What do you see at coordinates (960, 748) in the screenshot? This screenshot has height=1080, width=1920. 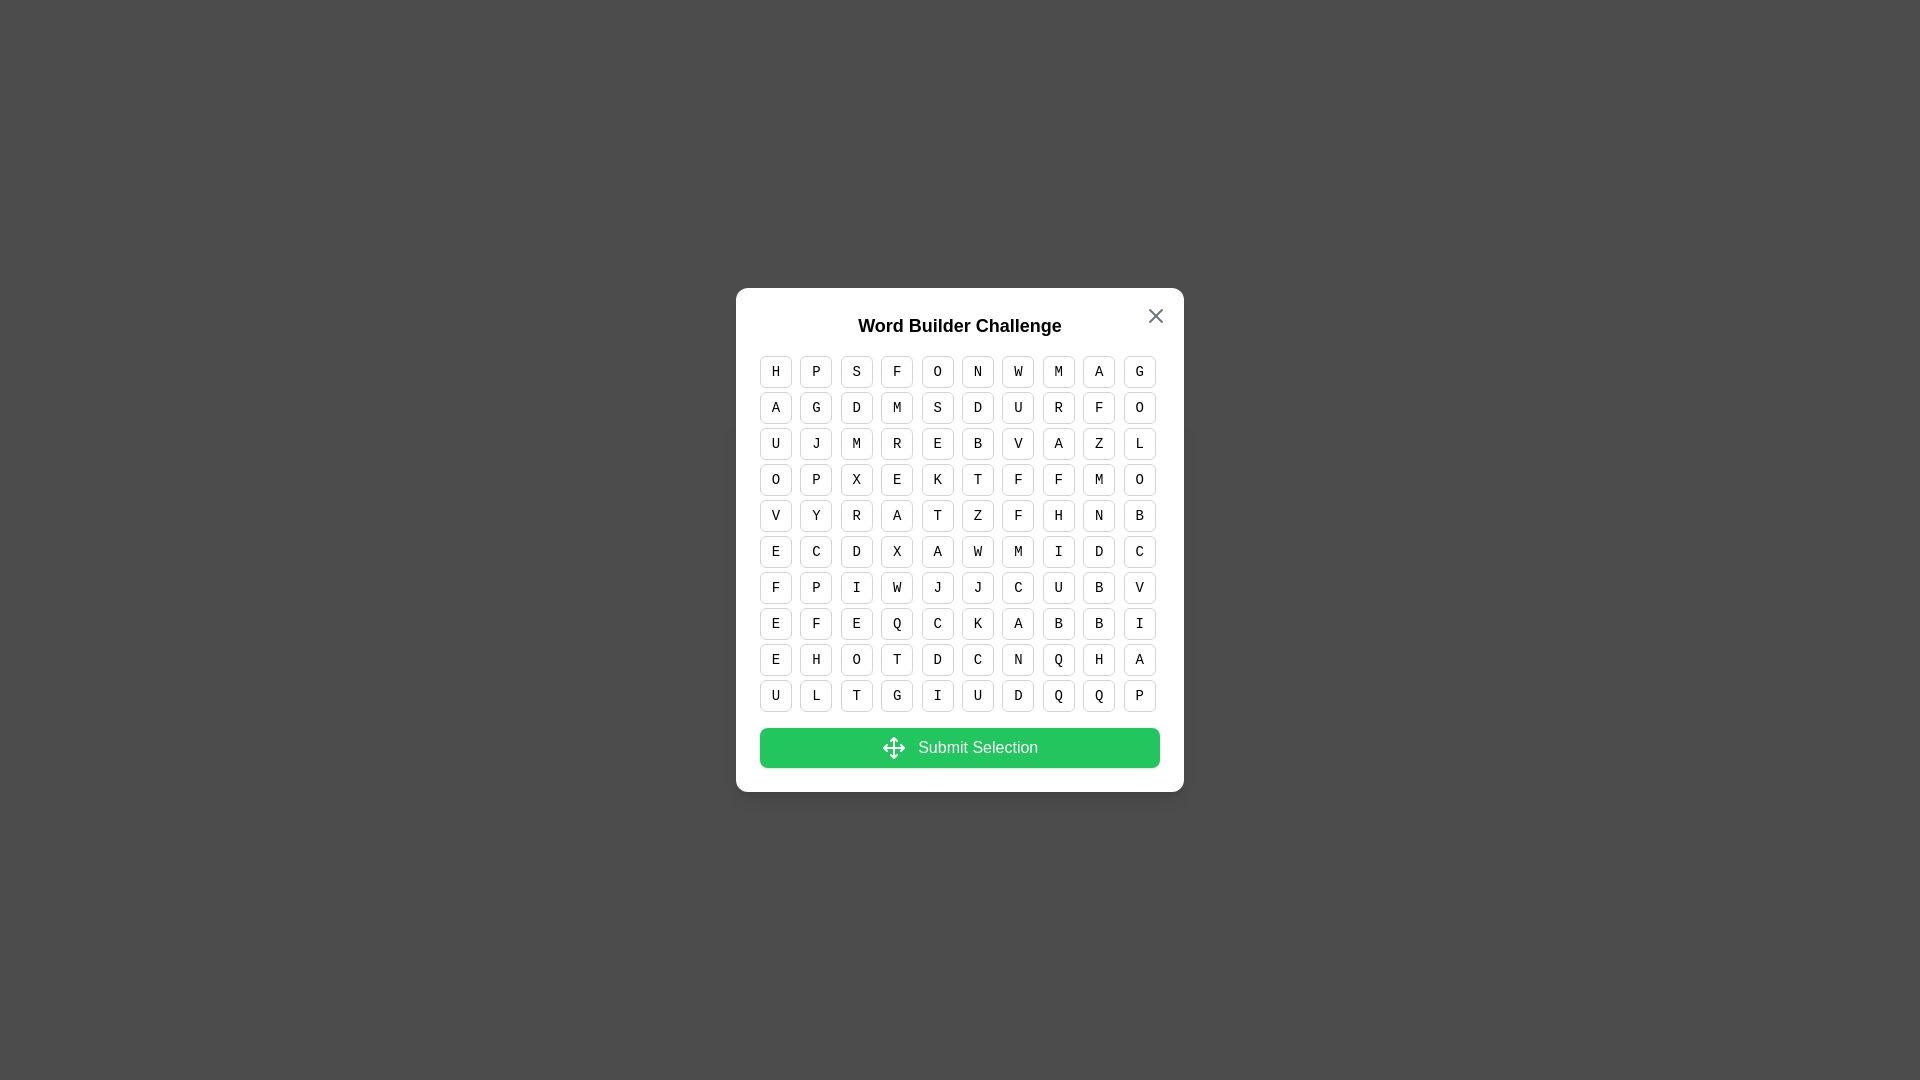 I see `the 'Submit Selection' button to submit the selected cells` at bounding box center [960, 748].